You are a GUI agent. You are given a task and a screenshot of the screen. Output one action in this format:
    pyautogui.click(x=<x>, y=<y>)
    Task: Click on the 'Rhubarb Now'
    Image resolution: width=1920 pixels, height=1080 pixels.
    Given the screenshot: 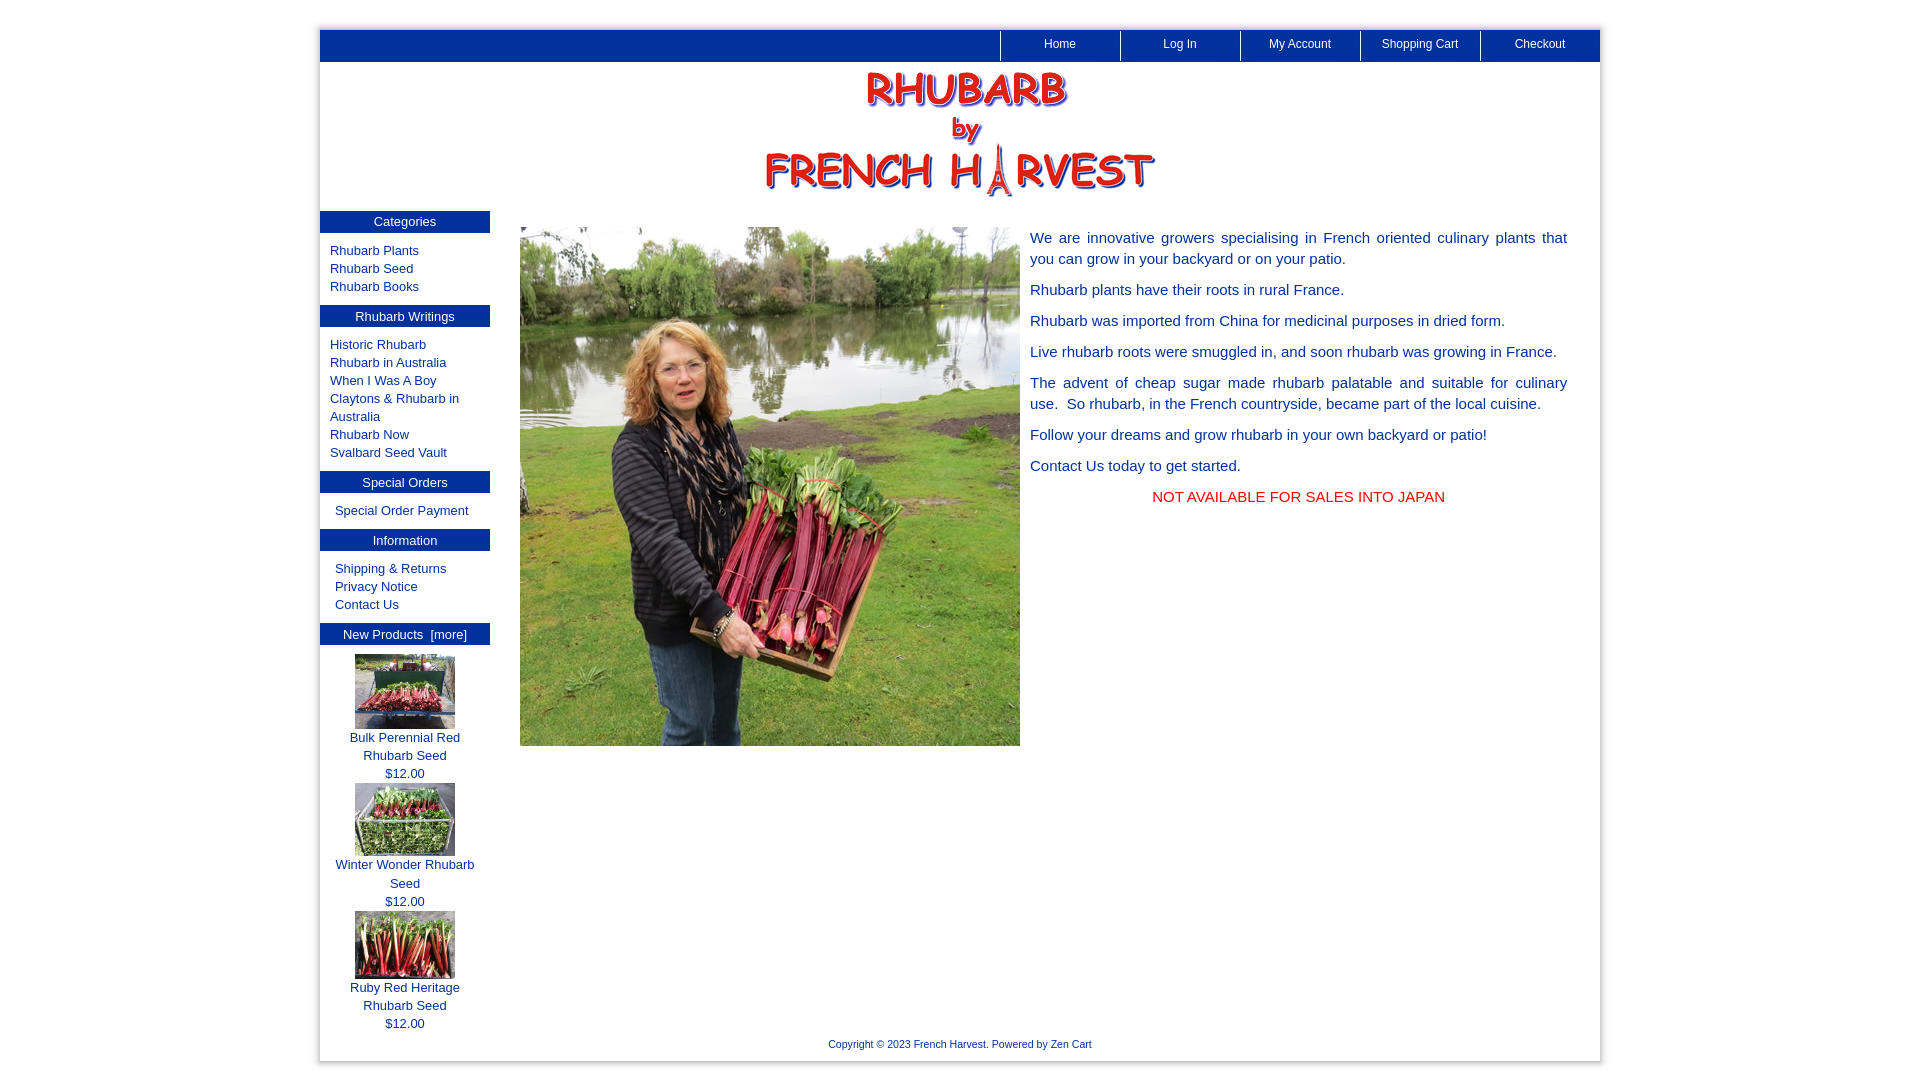 What is the action you would take?
    pyautogui.click(x=369, y=433)
    